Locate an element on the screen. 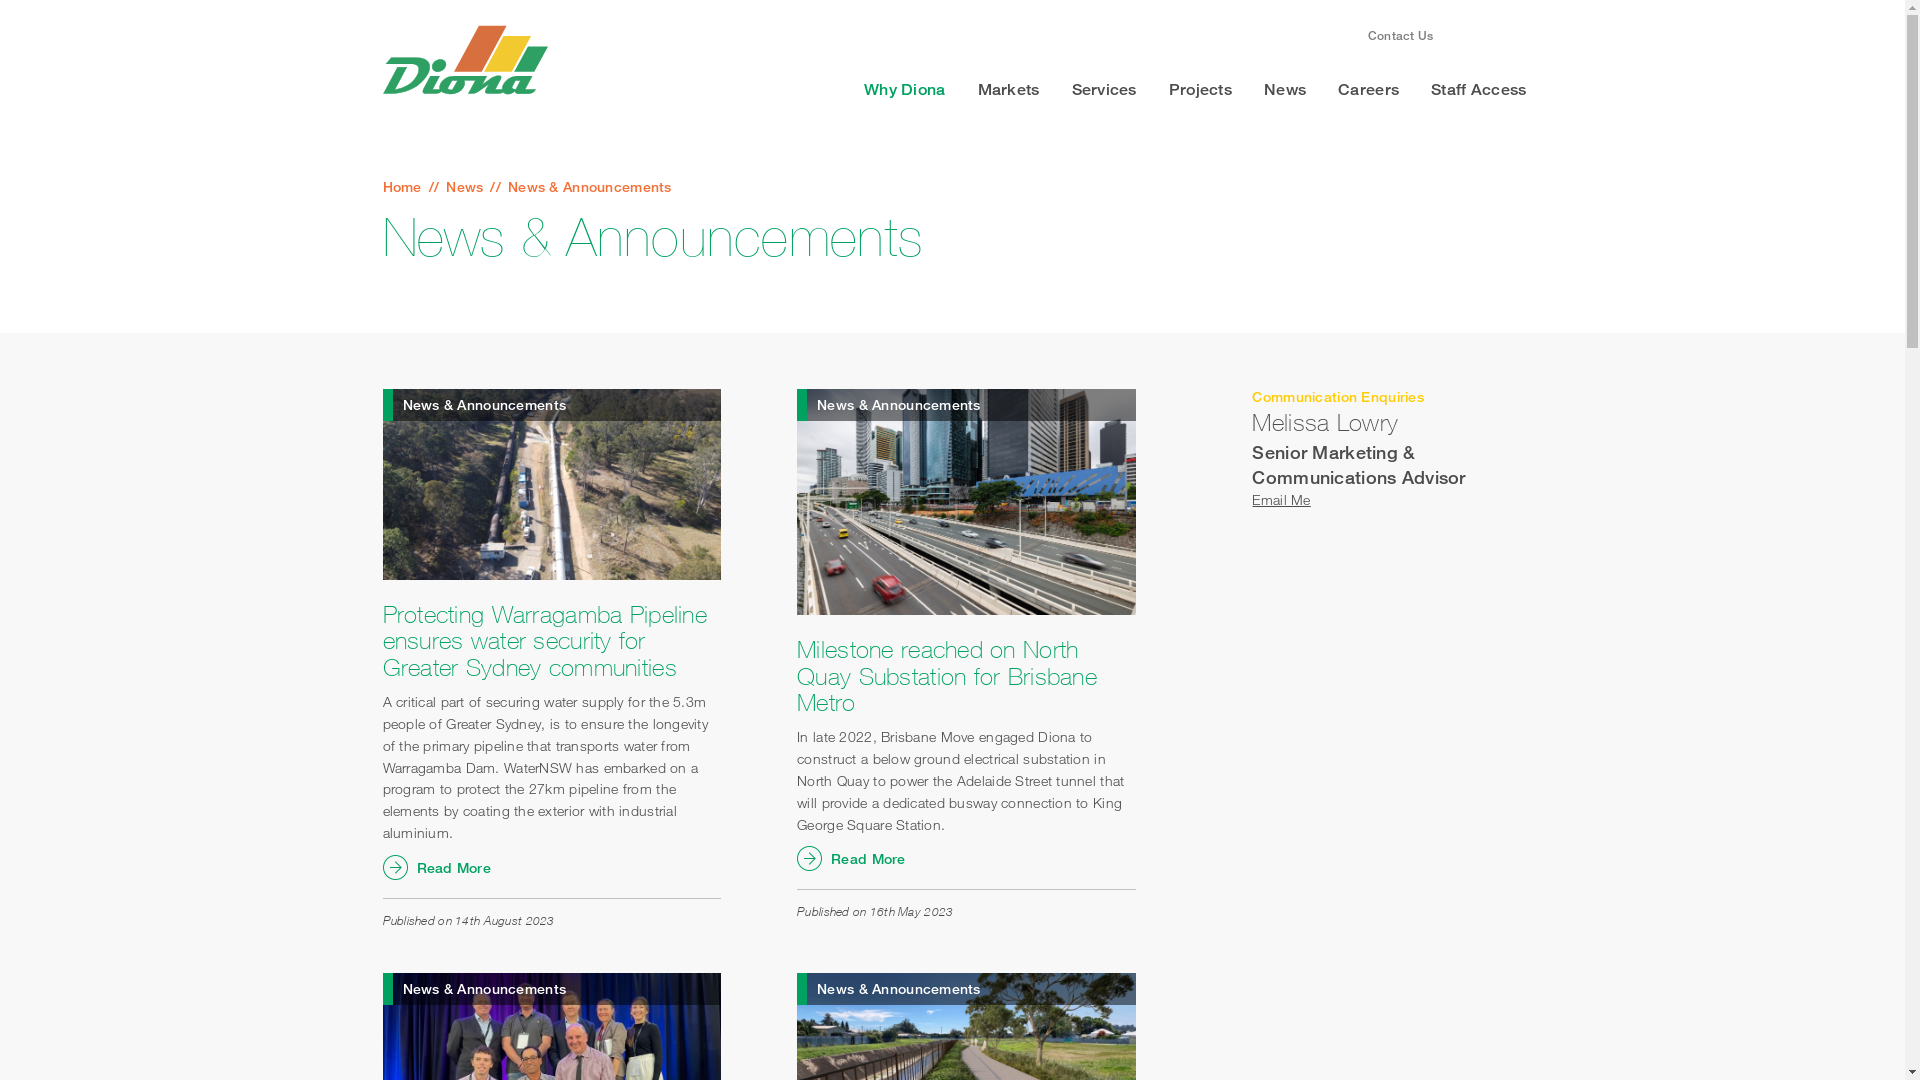 The image size is (1920, 1080). 'Markets' is located at coordinates (1008, 88).